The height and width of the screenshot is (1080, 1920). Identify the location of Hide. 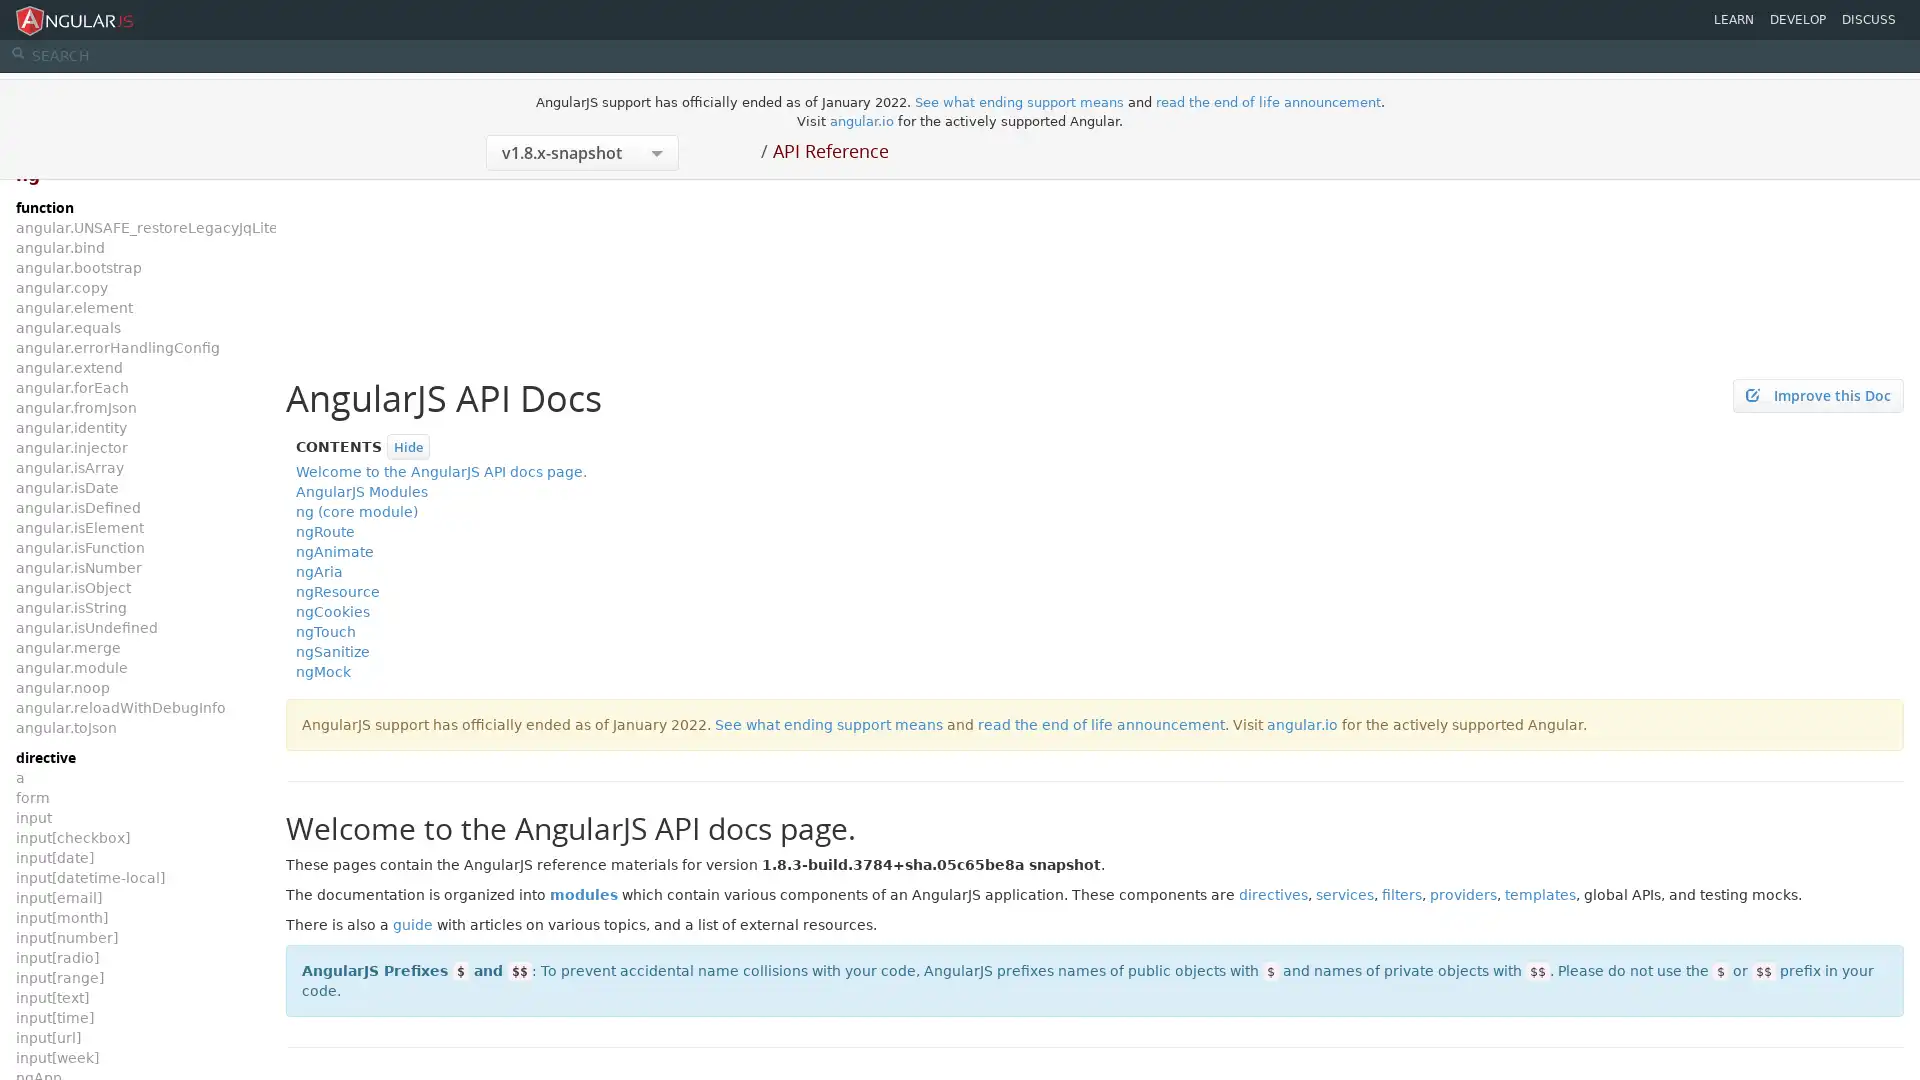
(407, 445).